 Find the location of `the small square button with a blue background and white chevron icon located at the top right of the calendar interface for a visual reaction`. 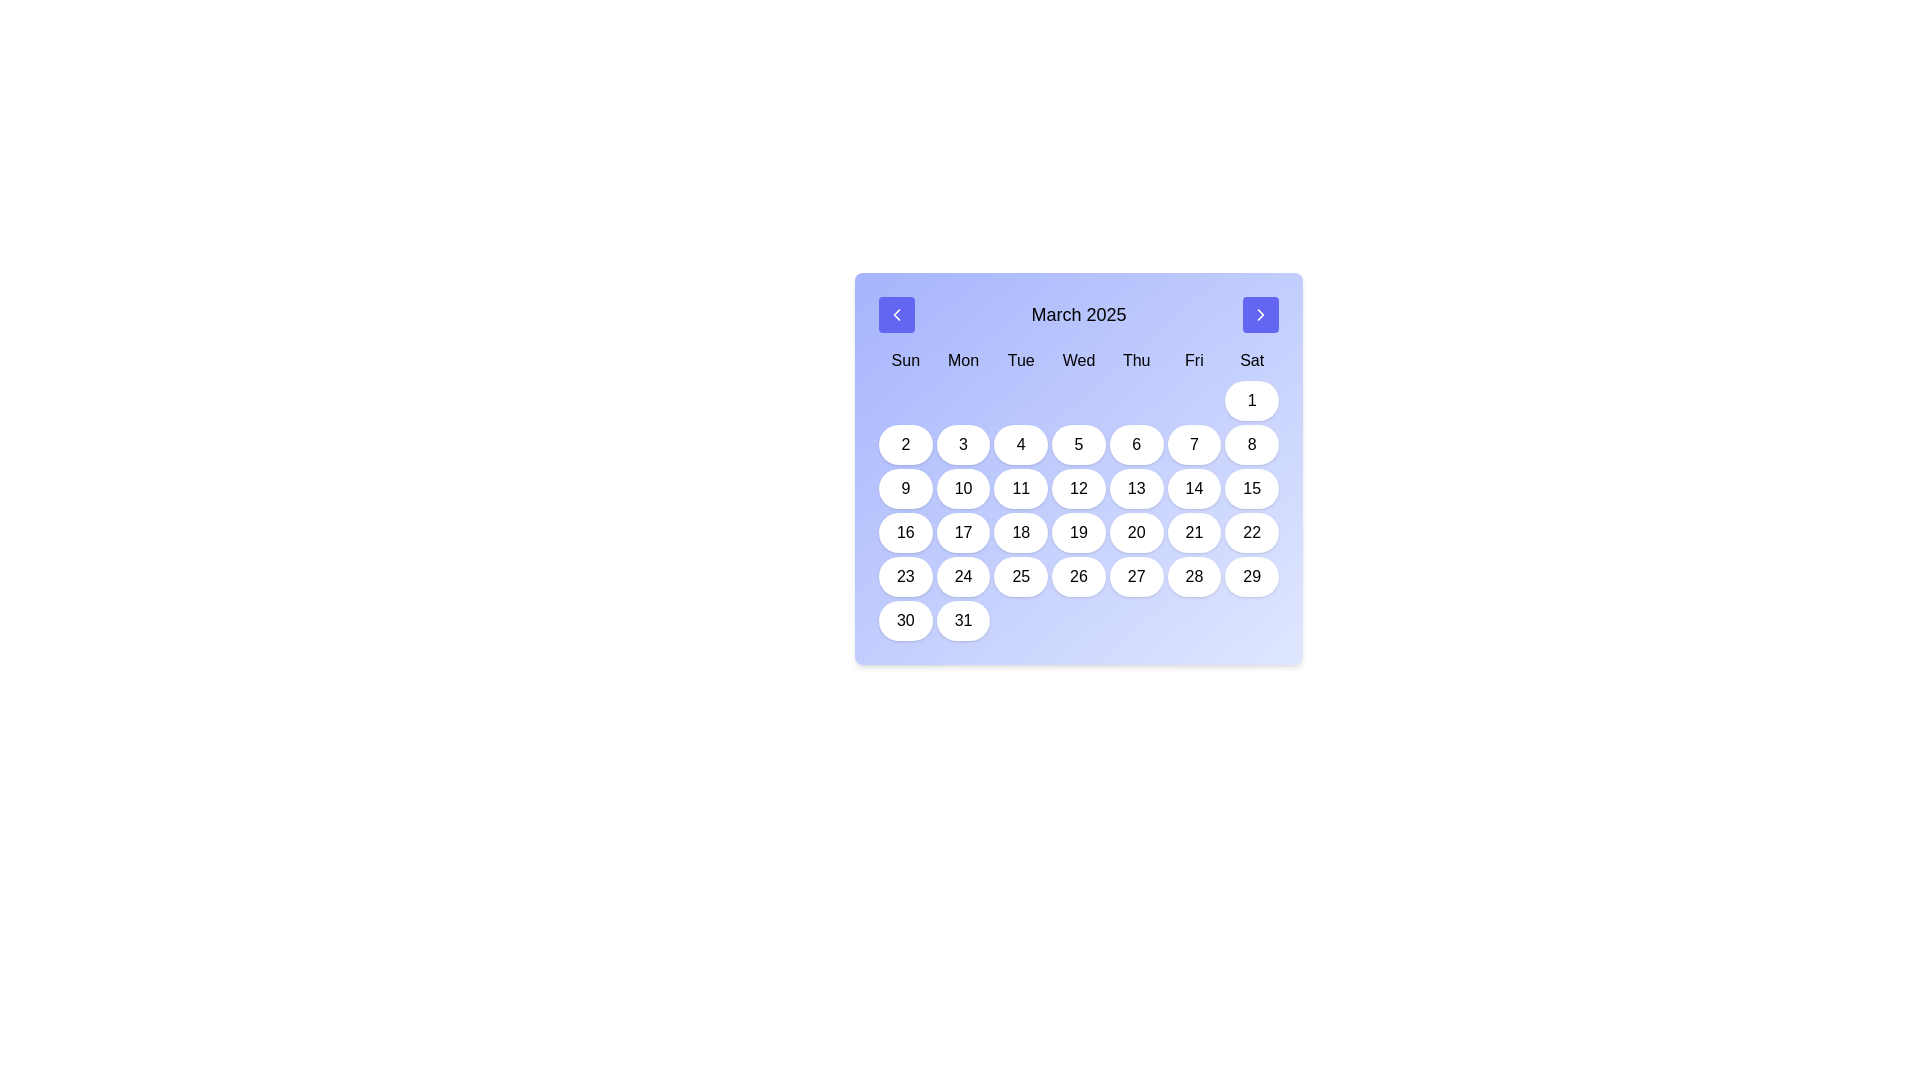

the small square button with a blue background and white chevron icon located at the top right of the calendar interface for a visual reaction is located at coordinates (1260, 315).